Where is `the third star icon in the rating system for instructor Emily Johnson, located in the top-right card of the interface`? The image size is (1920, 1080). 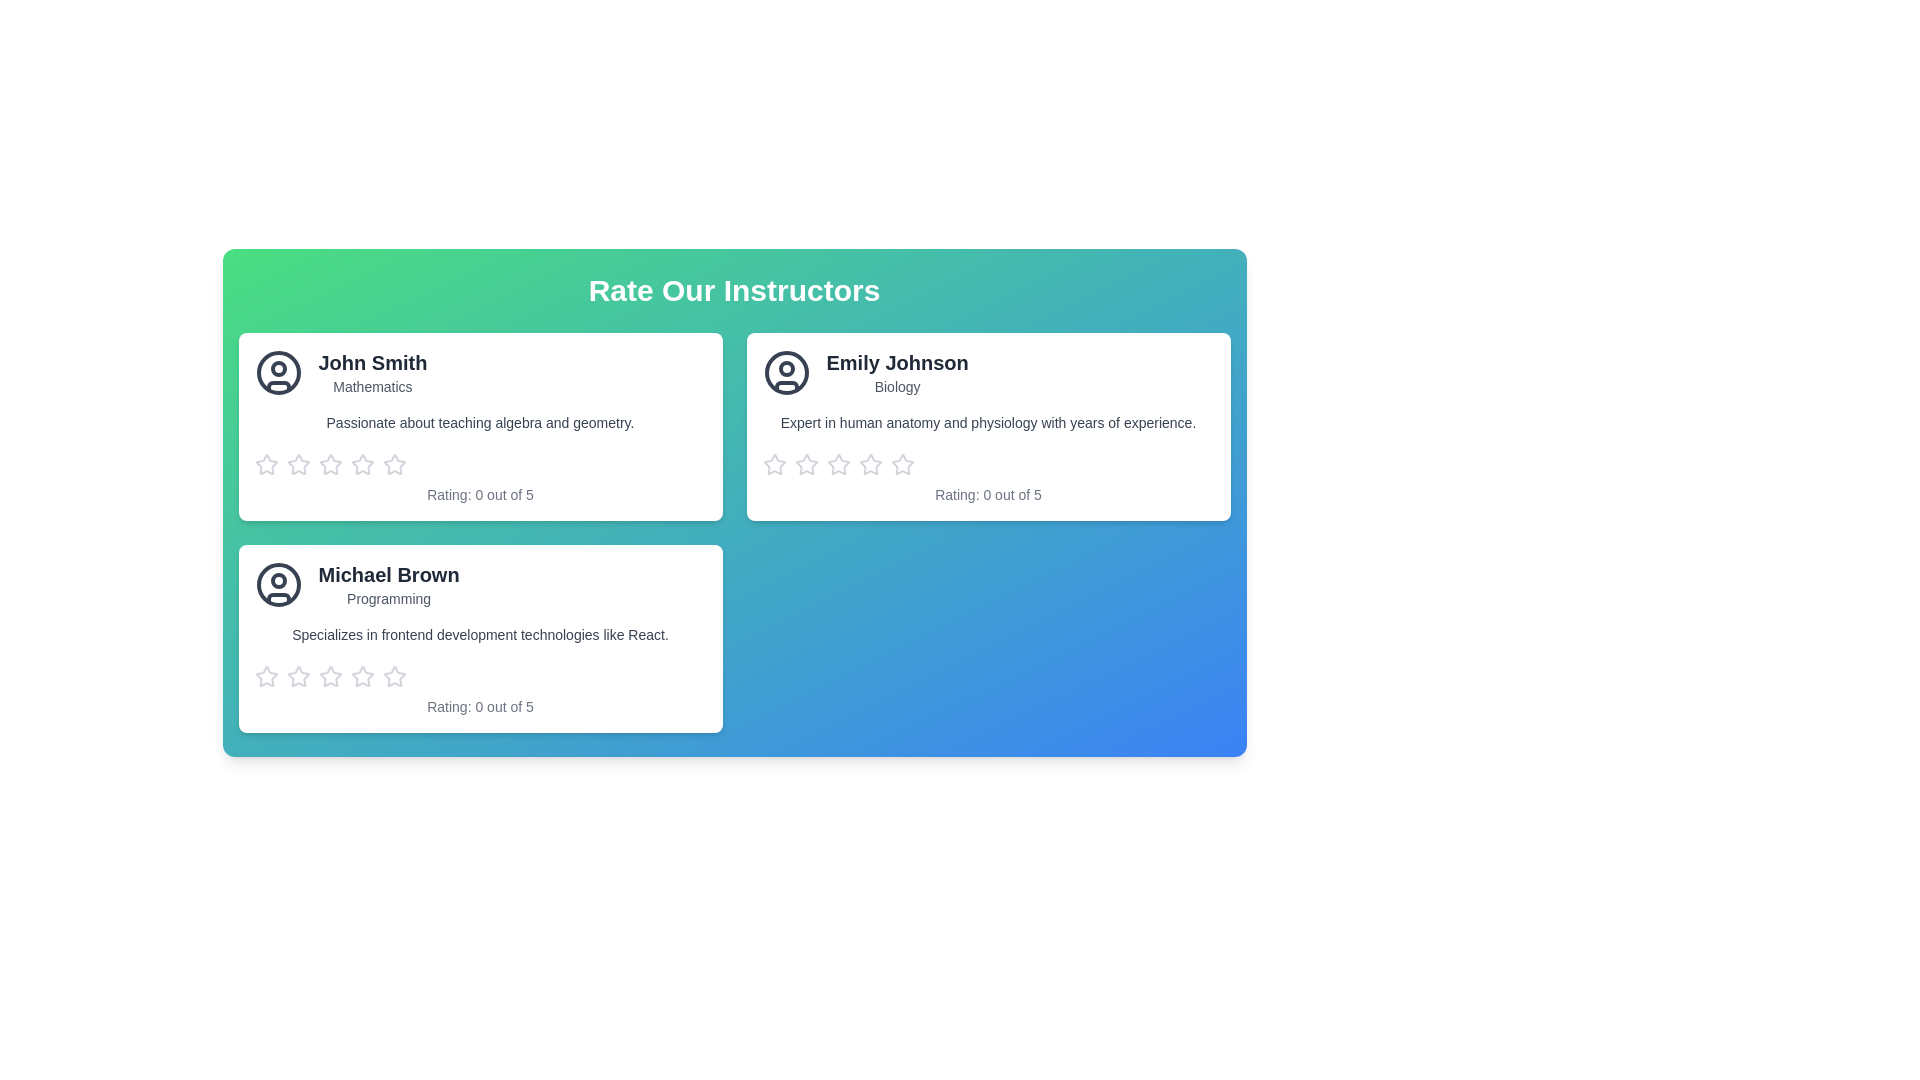
the third star icon in the rating system for instructor Emily Johnson, located in the top-right card of the interface is located at coordinates (838, 465).